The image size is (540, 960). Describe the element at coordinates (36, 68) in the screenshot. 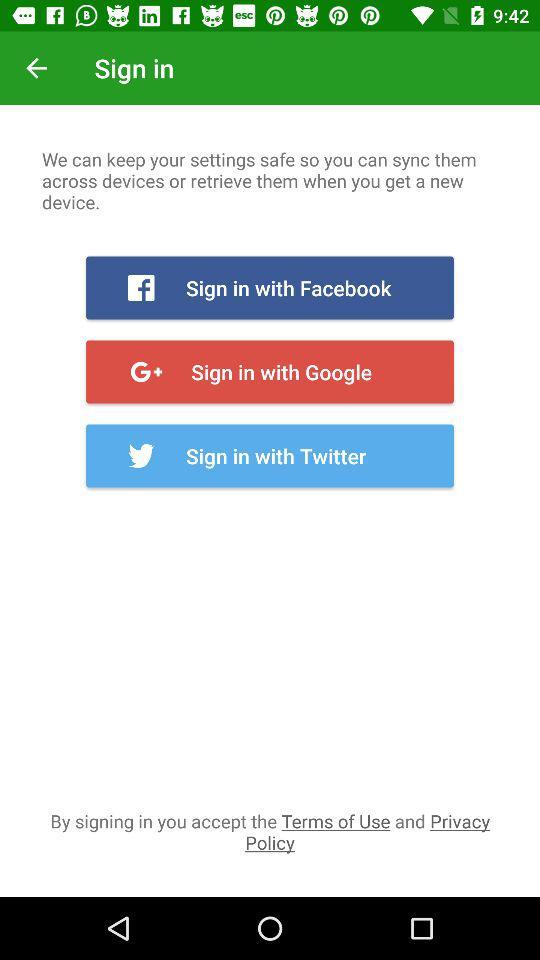

I see `the icon to the left of sign in item` at that location.